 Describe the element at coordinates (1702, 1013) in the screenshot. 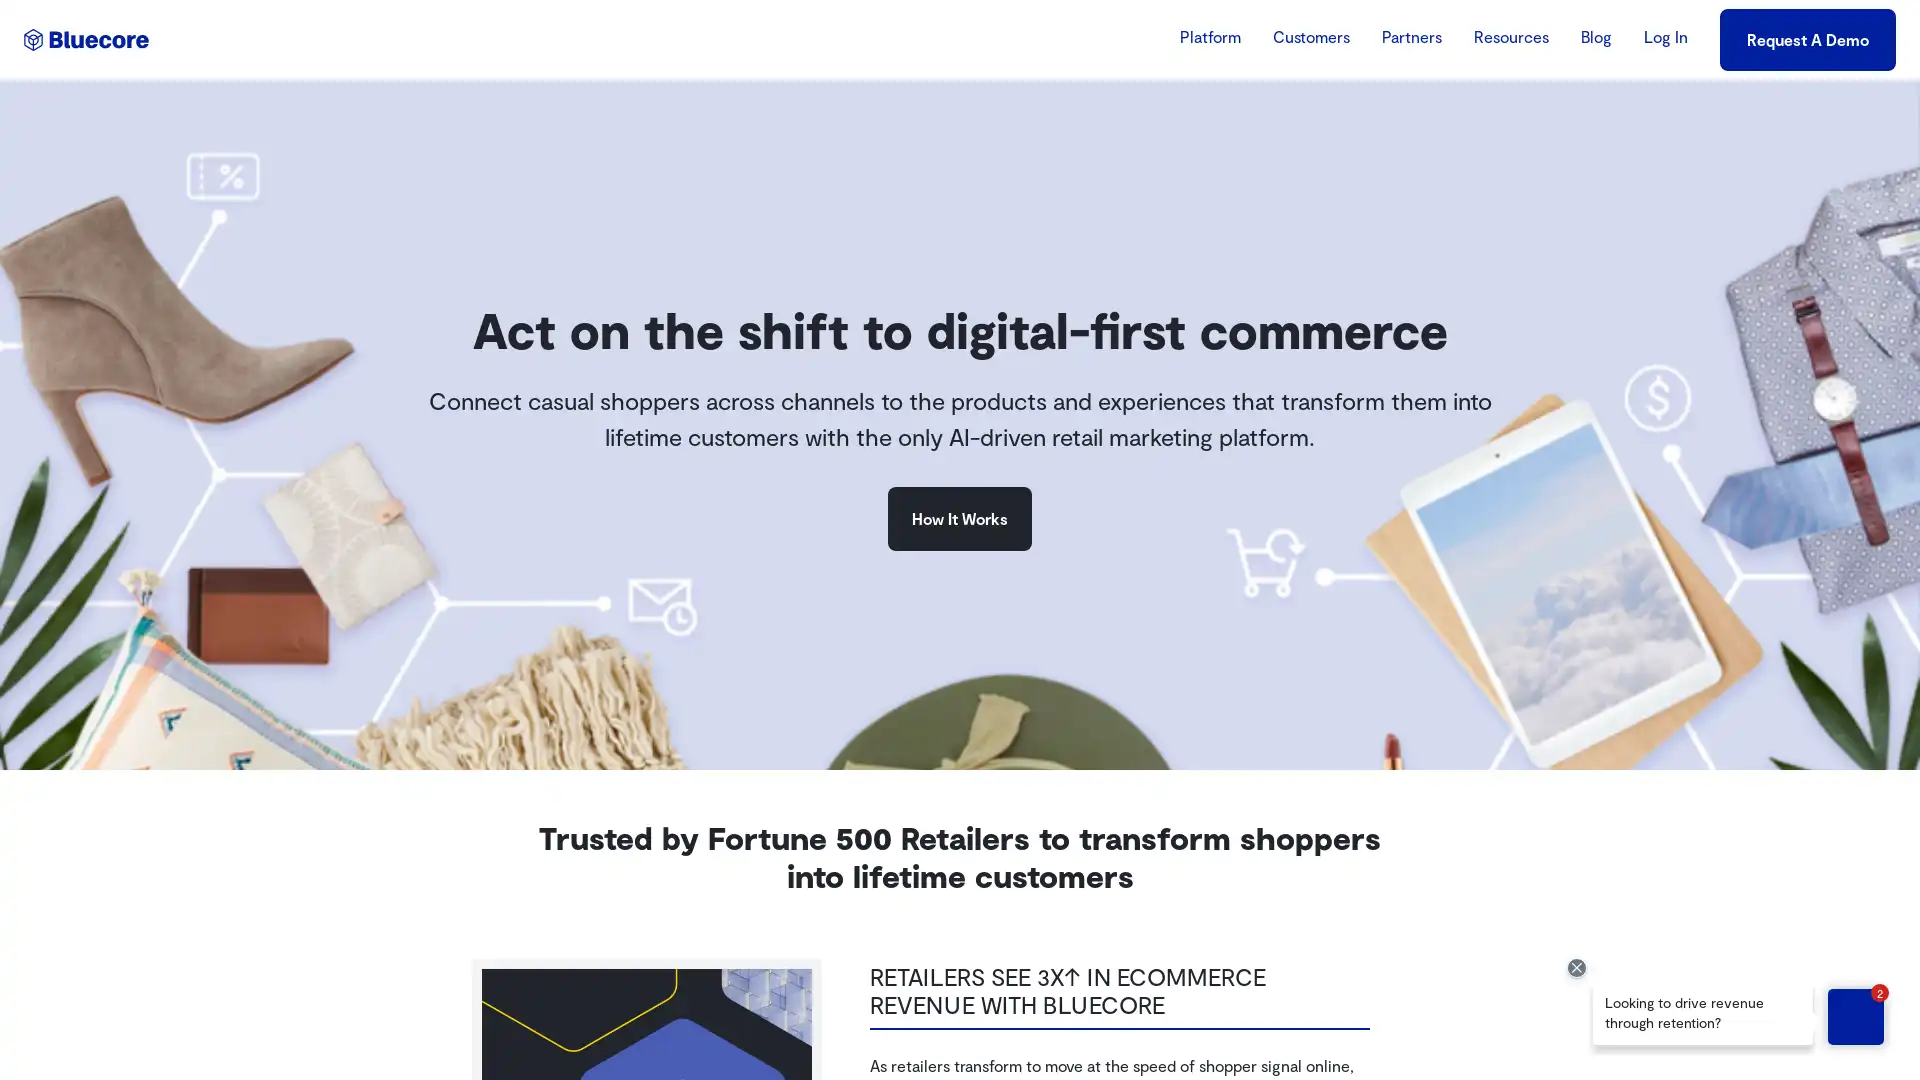

I see `Chat message from Bluebot: "Looking to drive revenue through retention?" - Open chat` at that location.